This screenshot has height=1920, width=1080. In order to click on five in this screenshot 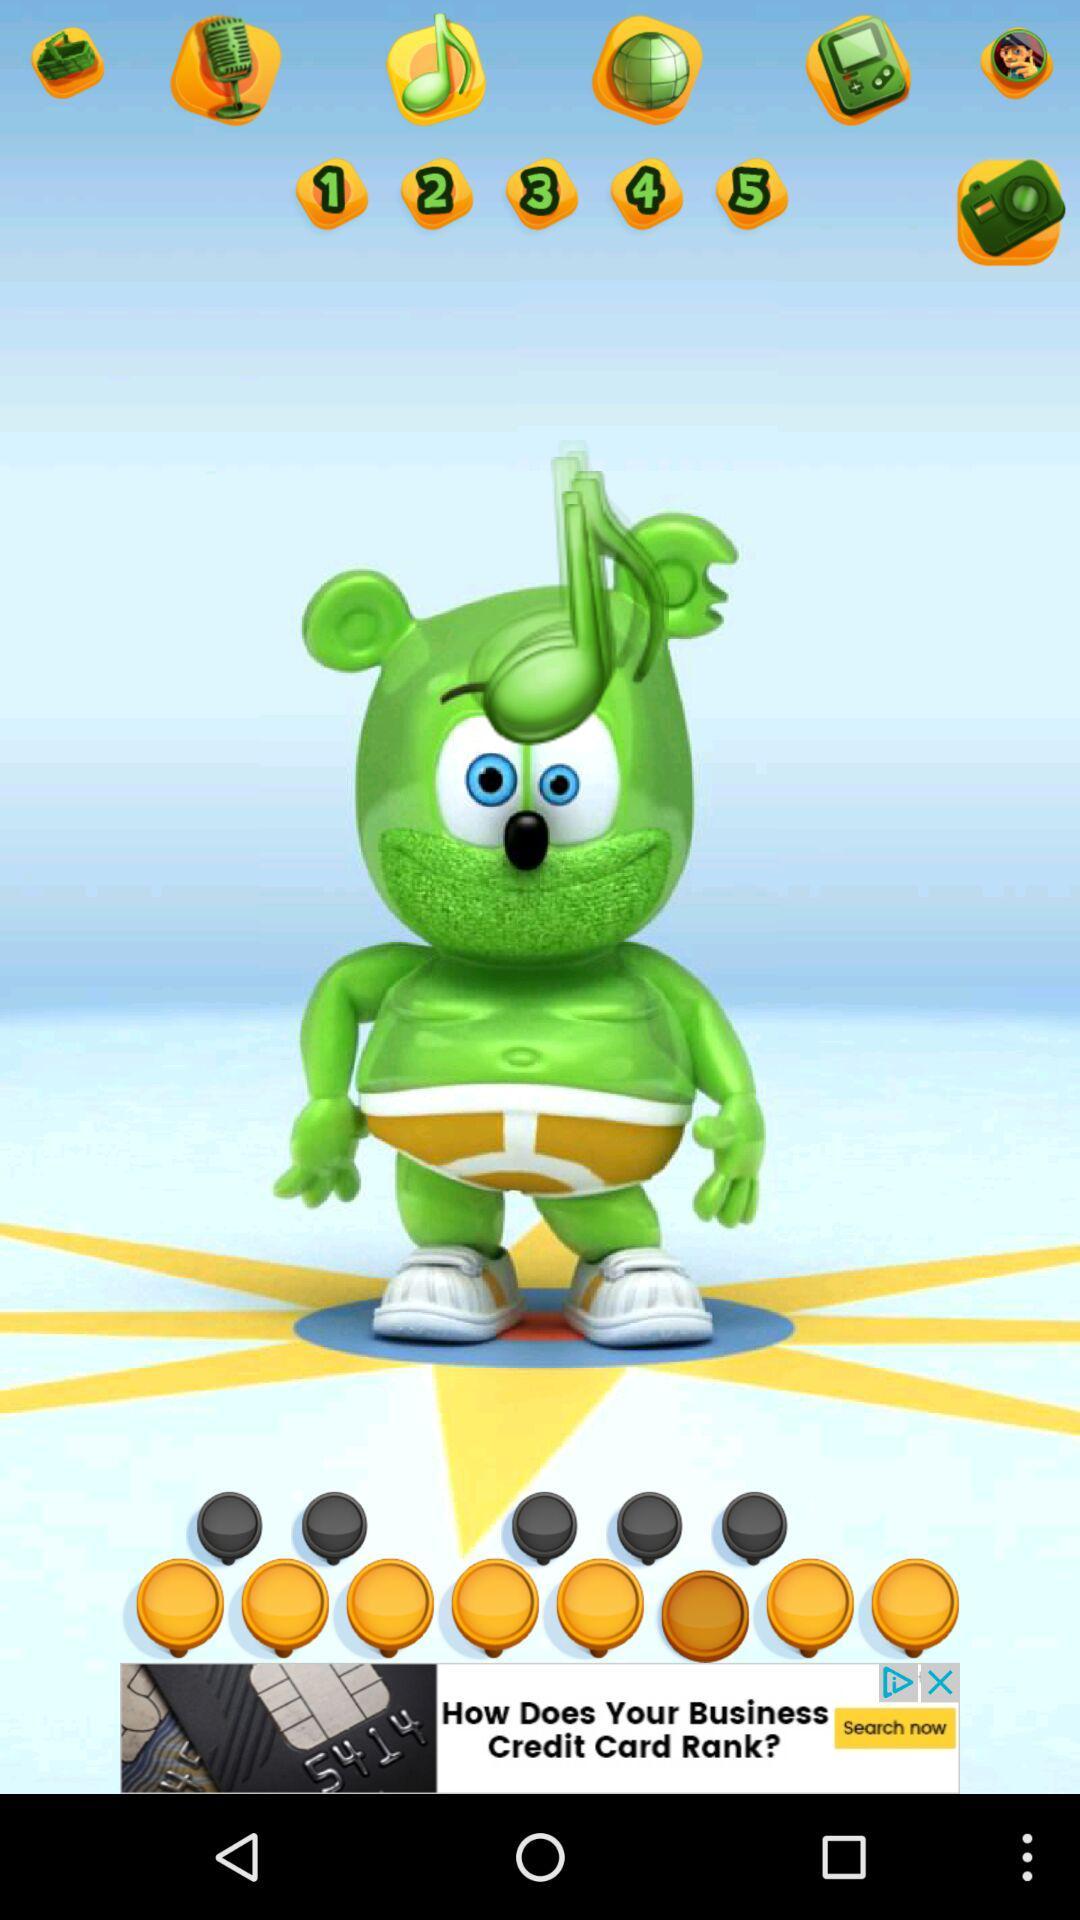, I will do `click(749, 196)`.